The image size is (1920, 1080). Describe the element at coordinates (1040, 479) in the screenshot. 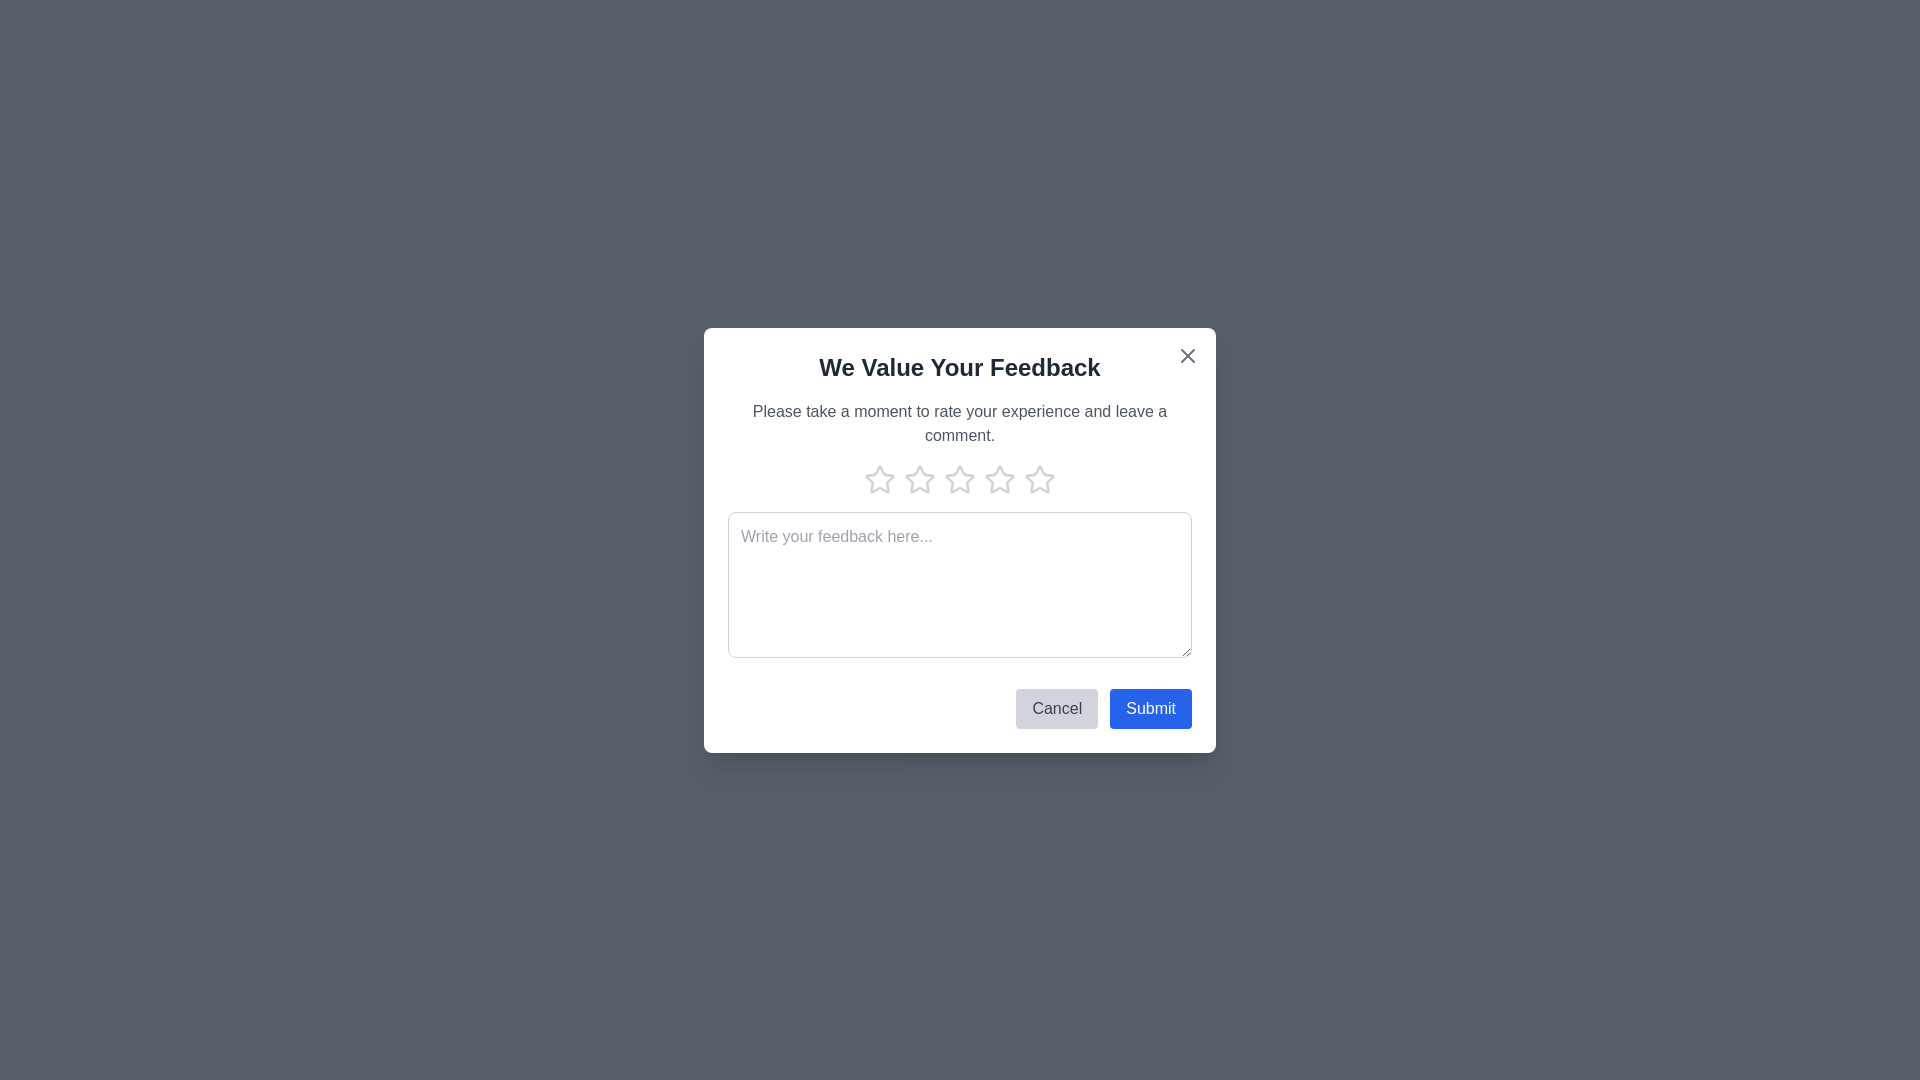

I see `the fifth hollow star icon used for rating purposes` at that location.